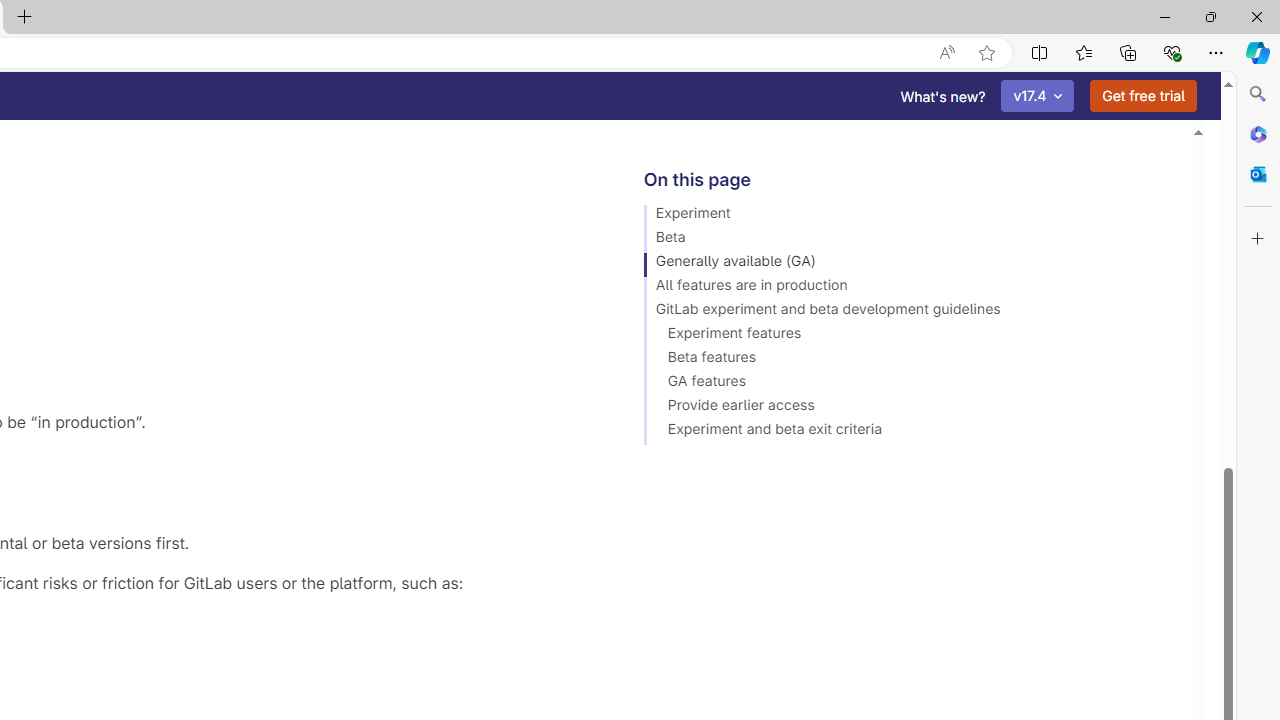 This screenshot has height=720, width=1280. Describe the element at coordinates (907, 239) in the screenshot. I see `'Beta'` at that location.